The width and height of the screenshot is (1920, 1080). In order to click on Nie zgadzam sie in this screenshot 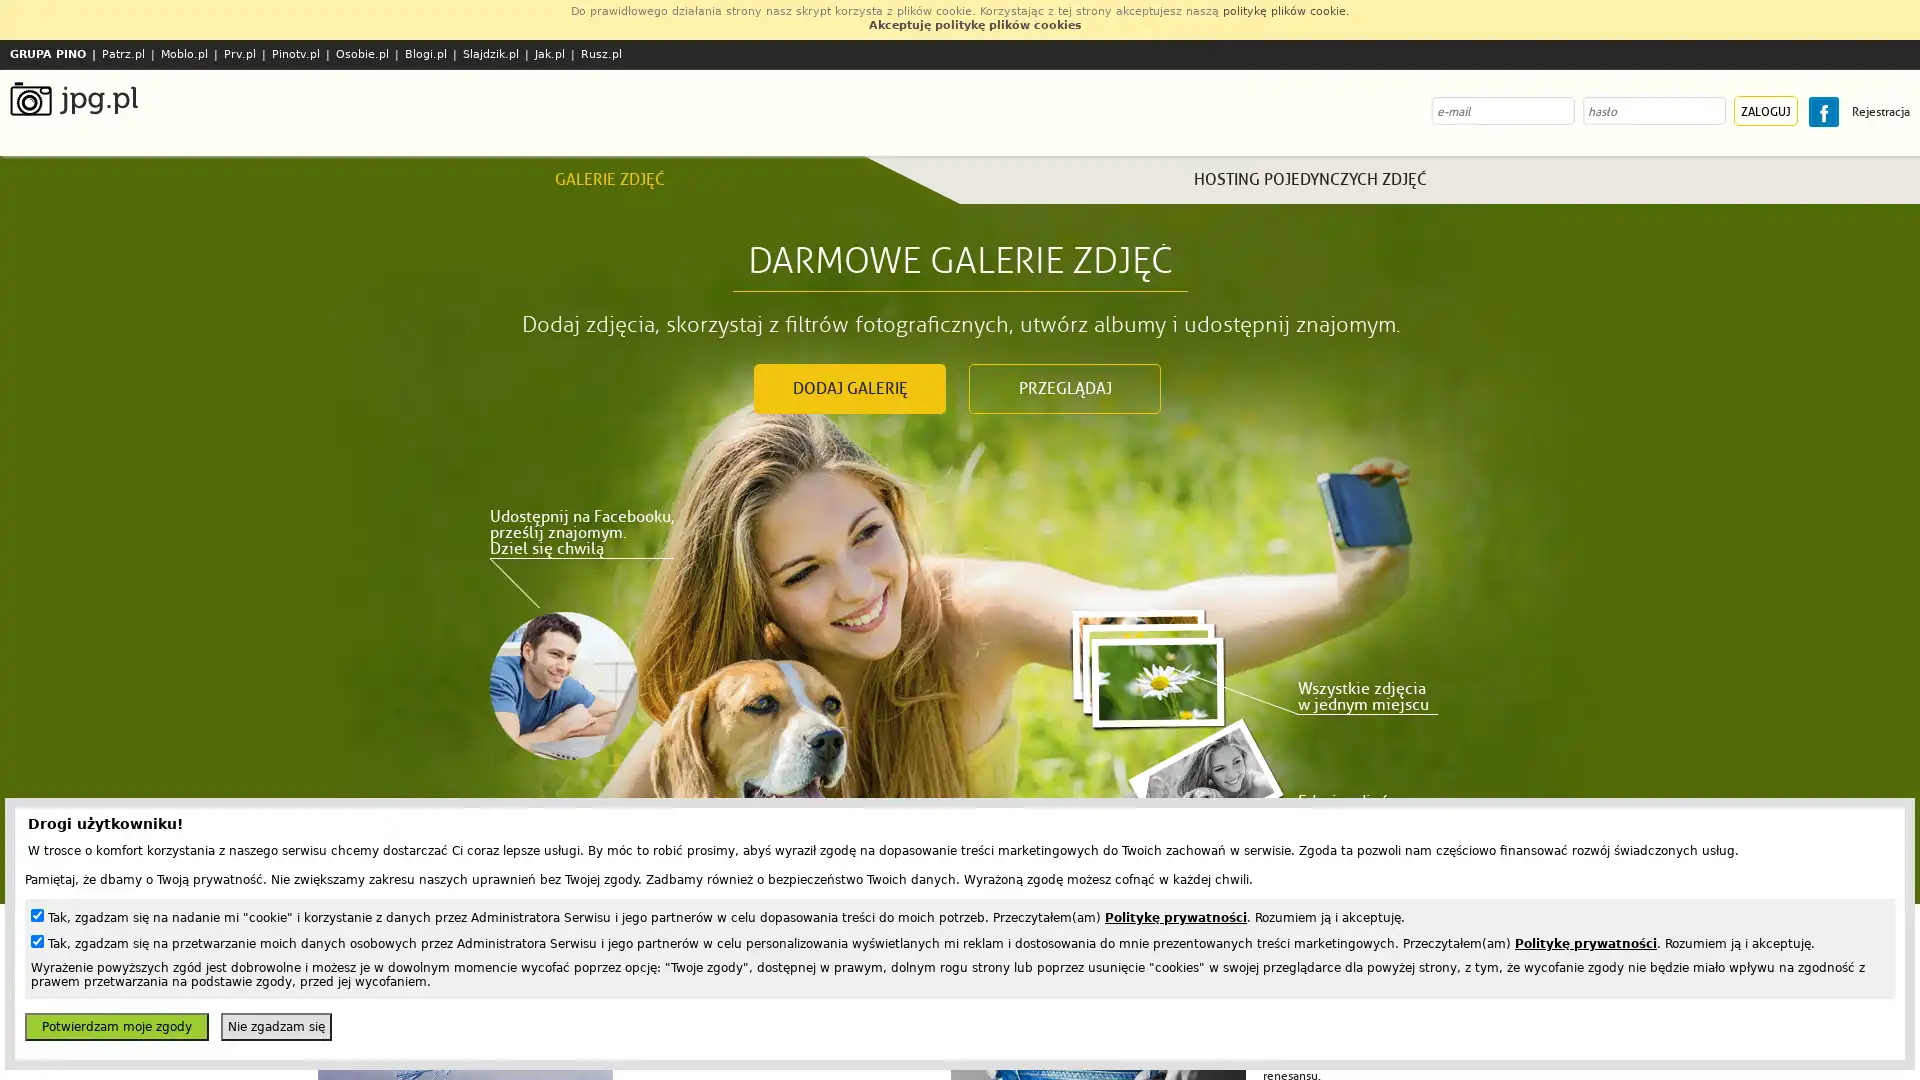, I will do `click(275, 1026)`.